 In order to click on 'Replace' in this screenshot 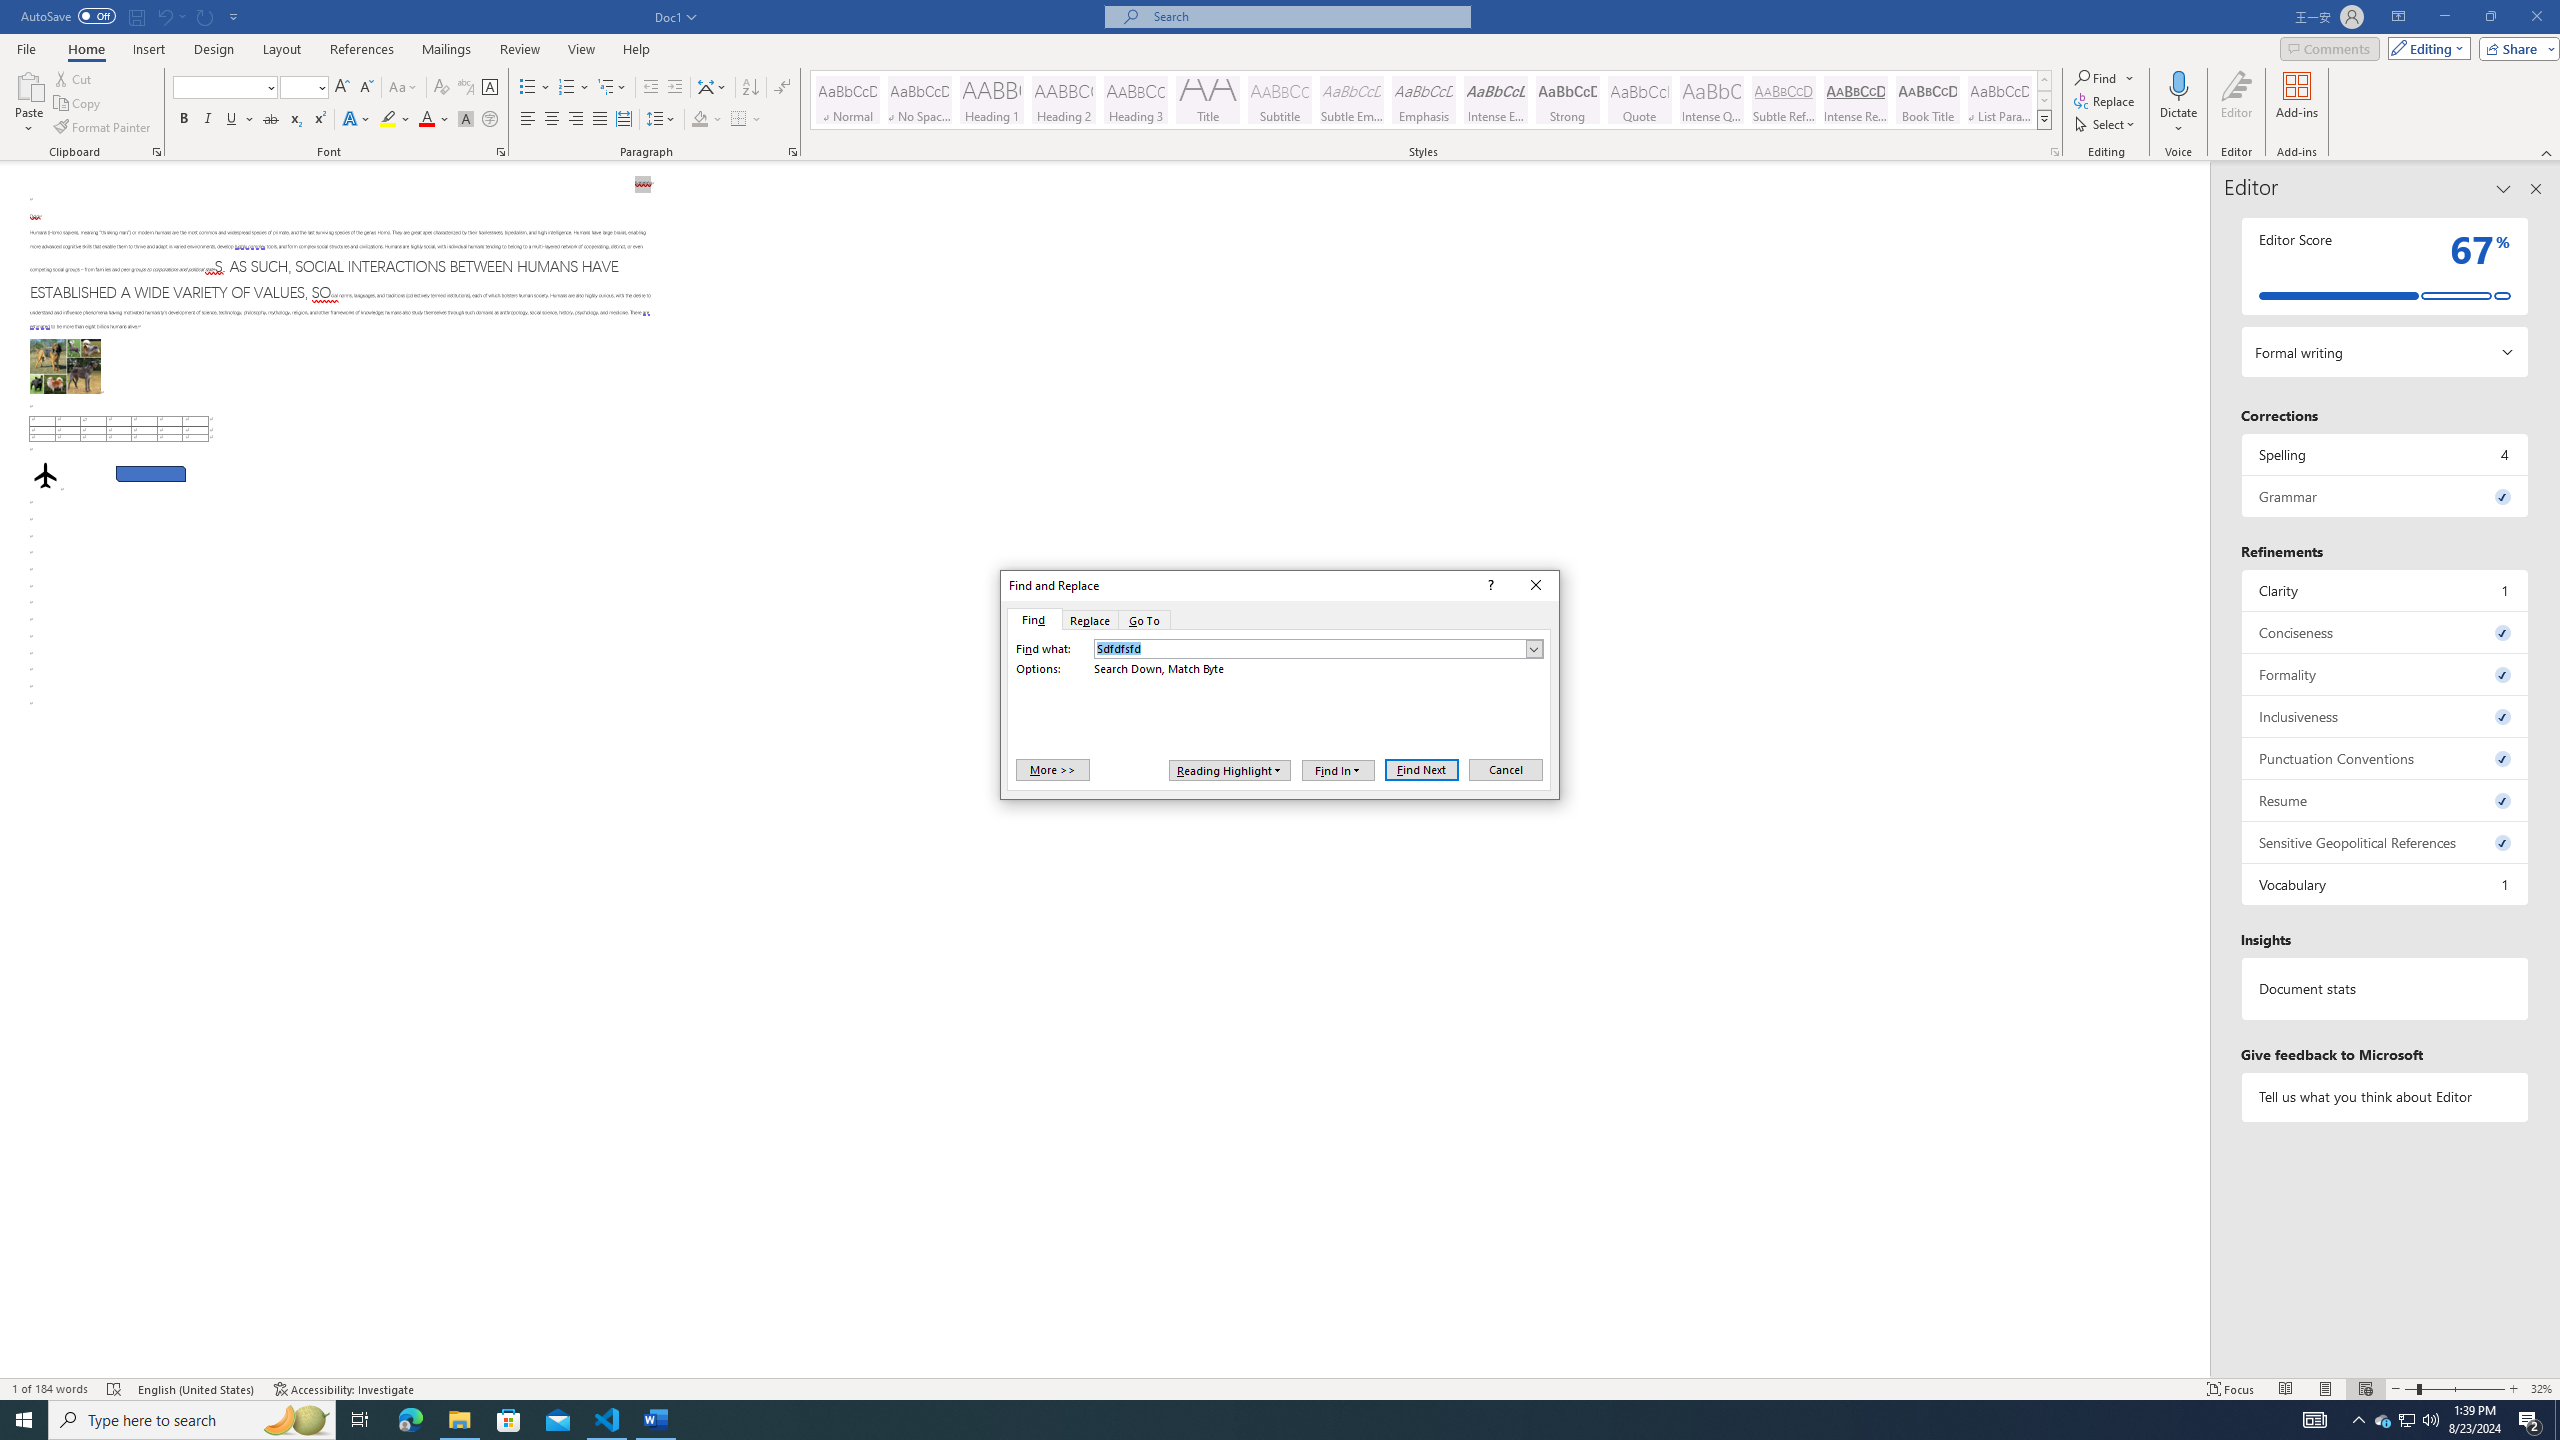, I will do `click(1088, 618)`.